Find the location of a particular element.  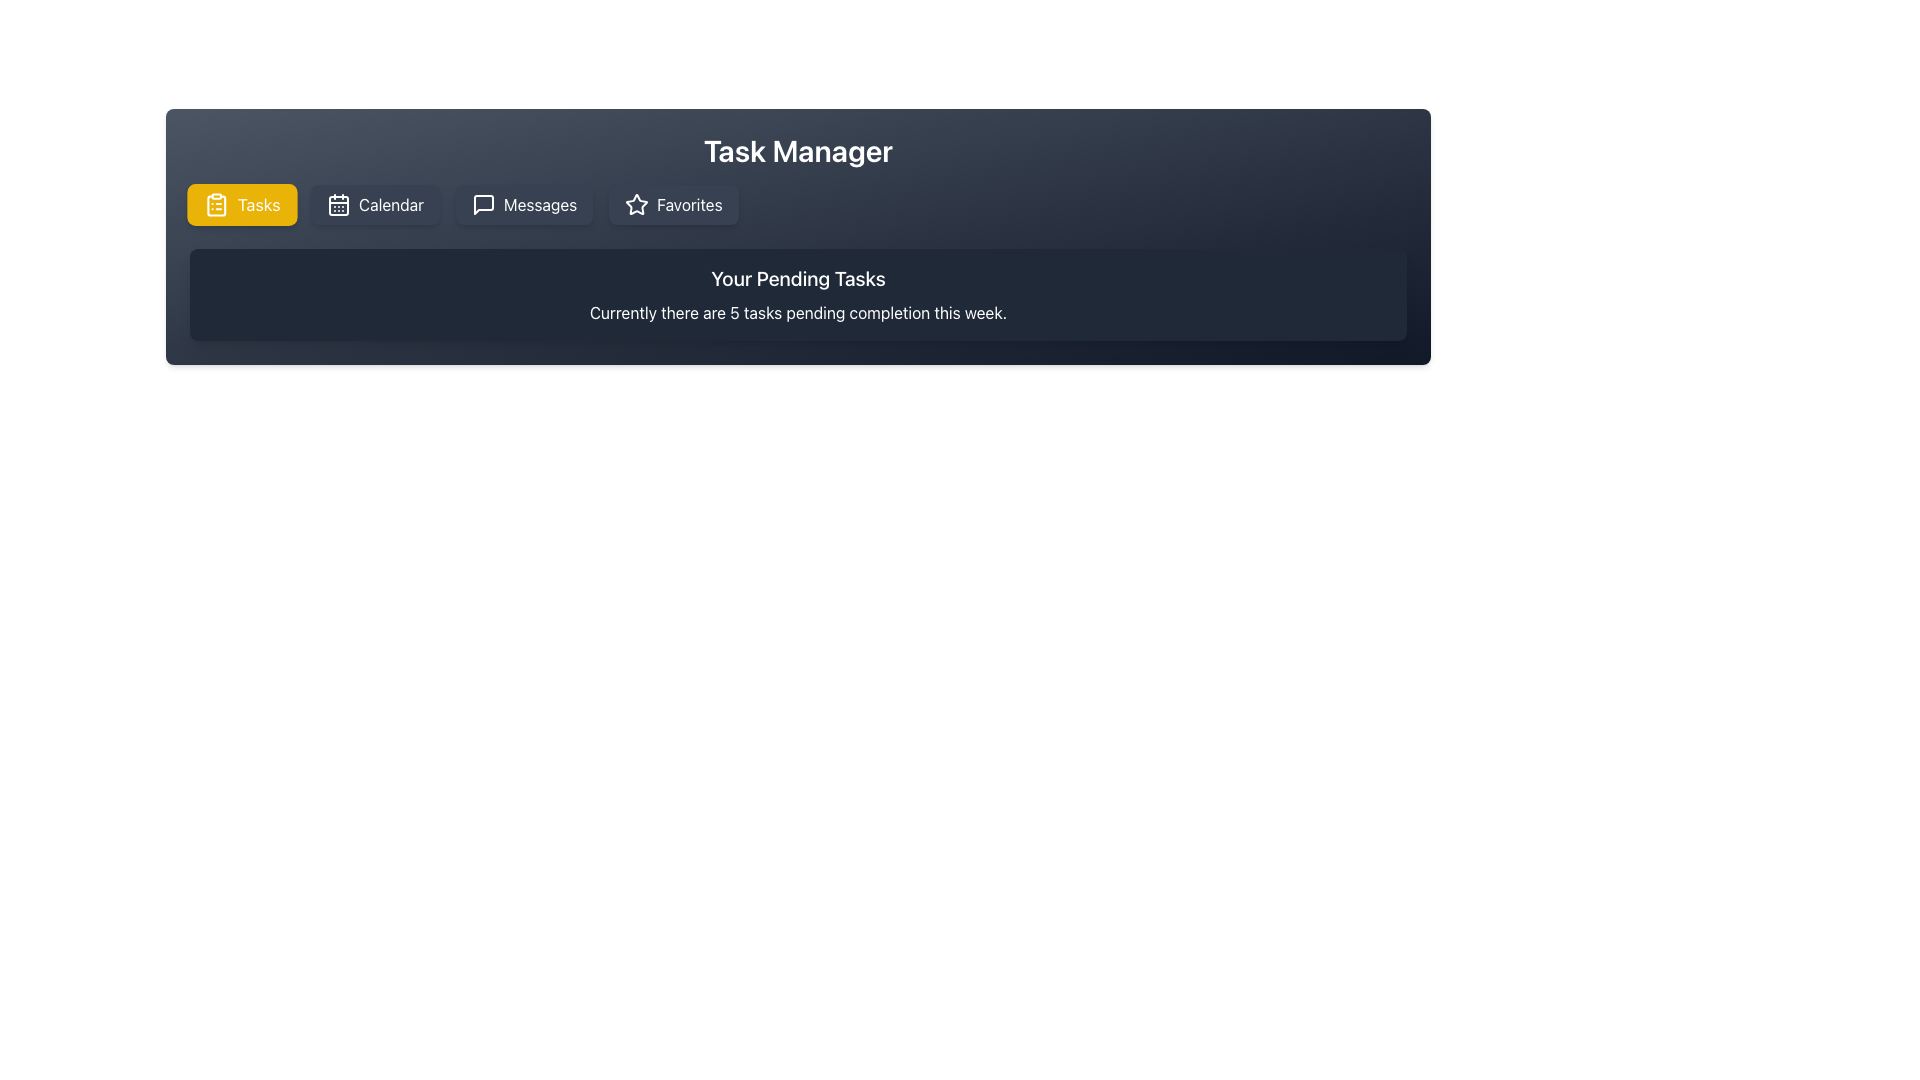

the 'Calendar' button with rounded corners and a shadow effect, located between the 'Tasks' and 'Messages' buttons, to change its background color to yellow is located at coordinates (375, 204).